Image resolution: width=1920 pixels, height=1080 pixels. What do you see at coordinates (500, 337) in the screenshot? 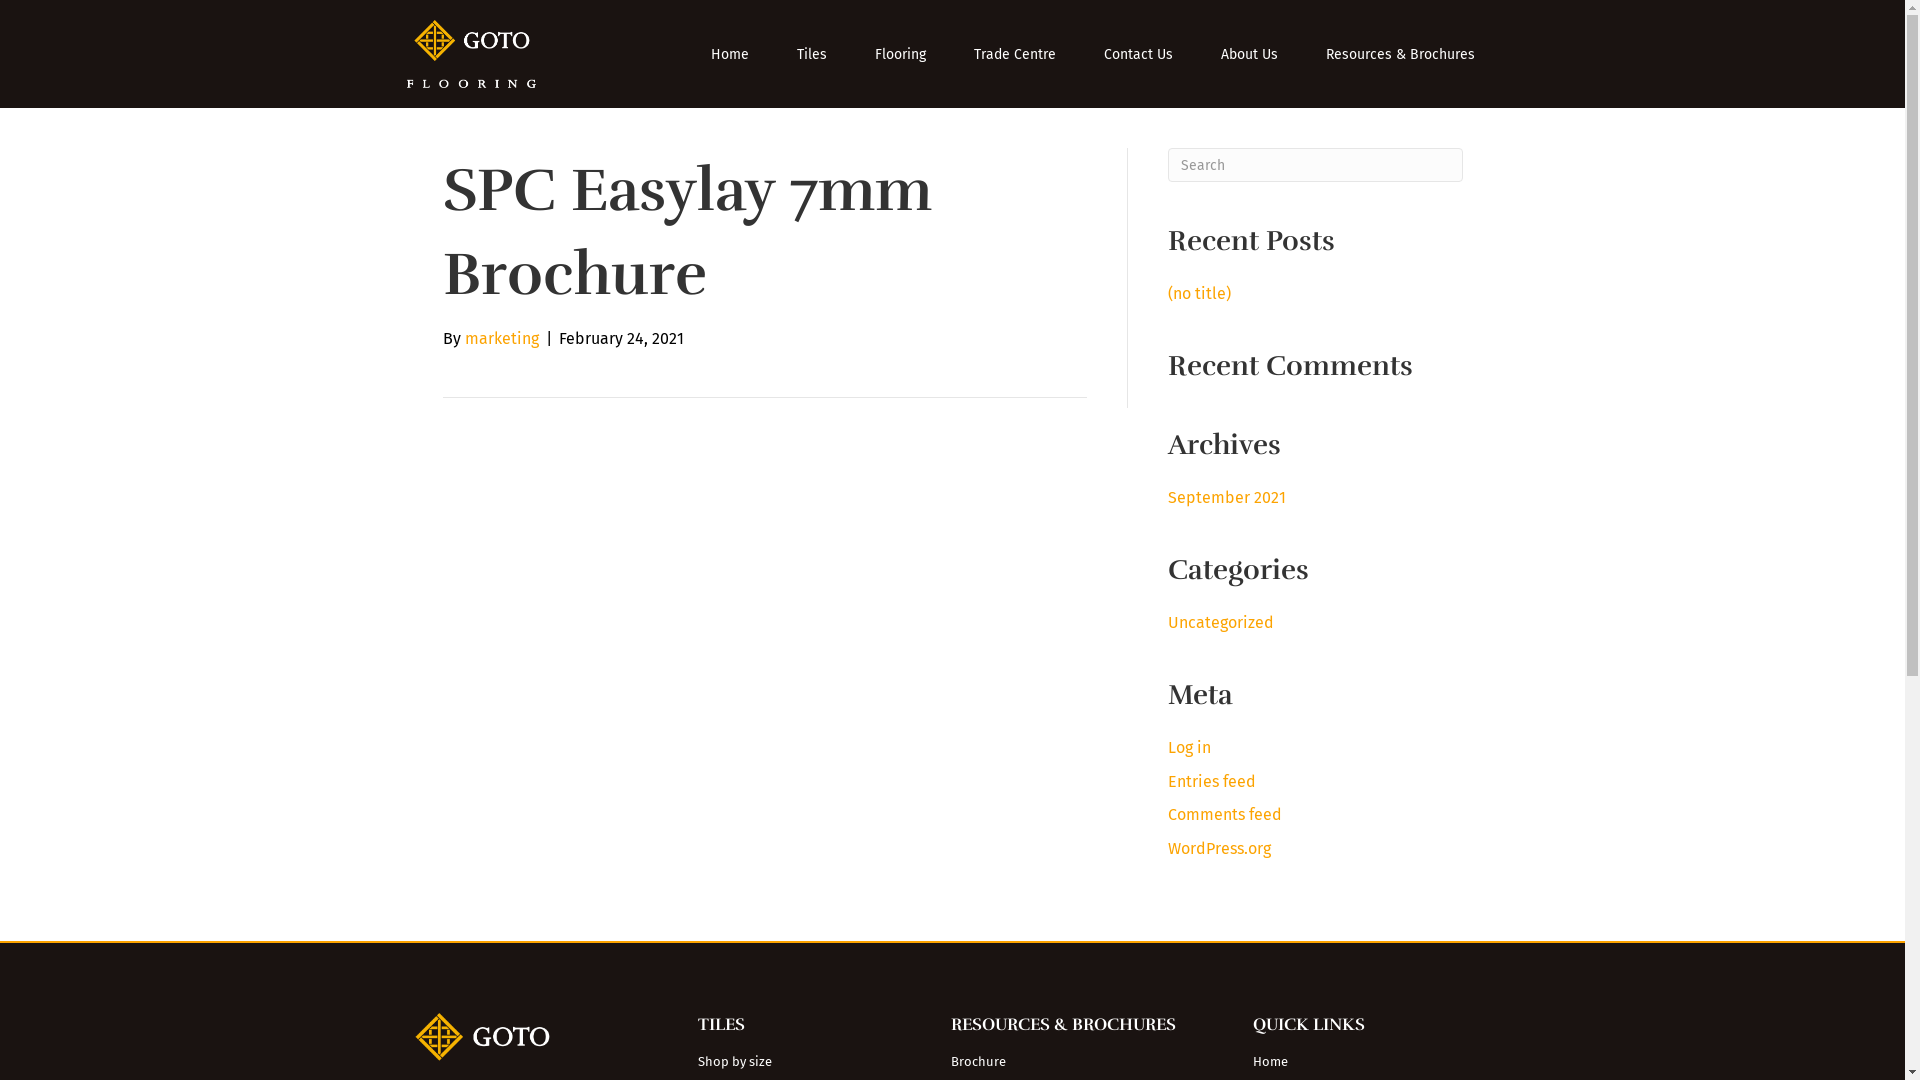
I see `'marketing'` at bounding box center [500, 337].